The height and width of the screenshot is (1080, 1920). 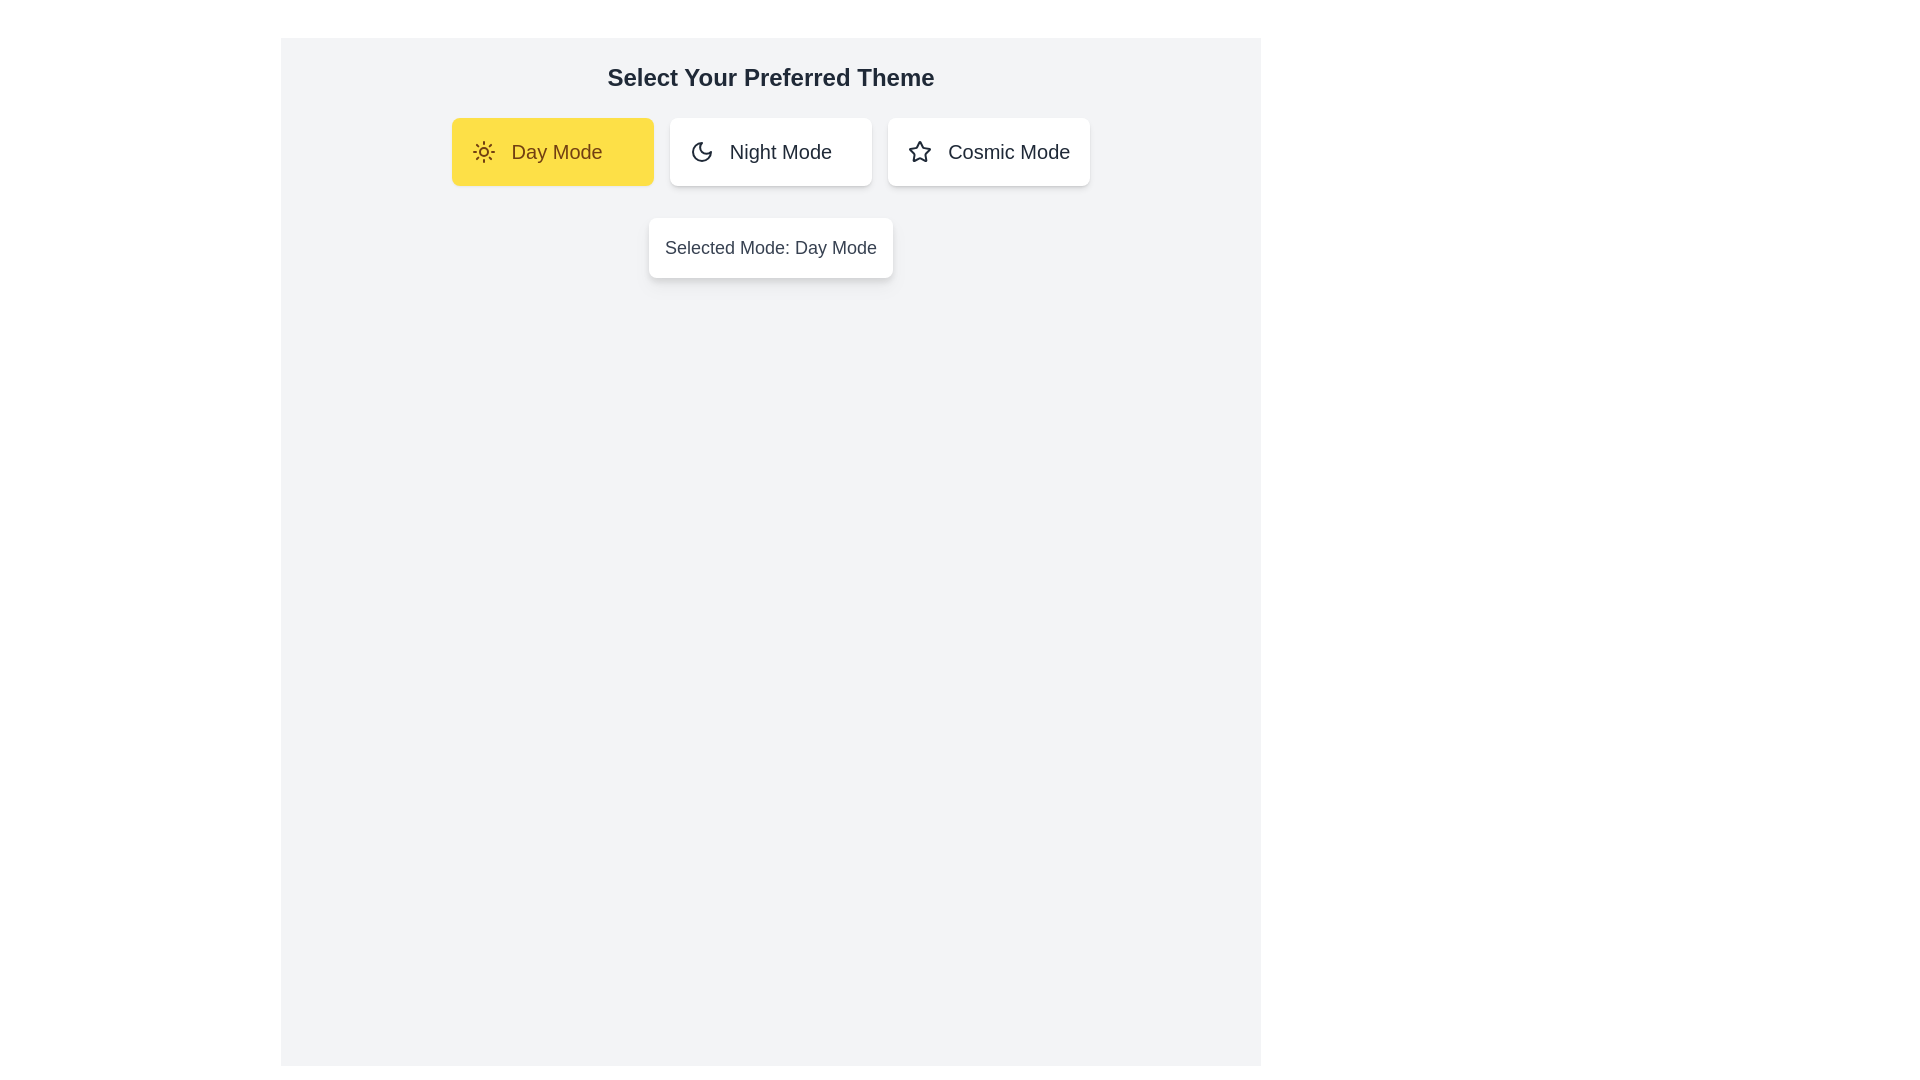 What do you see at coordinates (770, 150) in the screenshot?
I see `the Night Mode button to observe its hover effect` at bounding box center [770, 150].